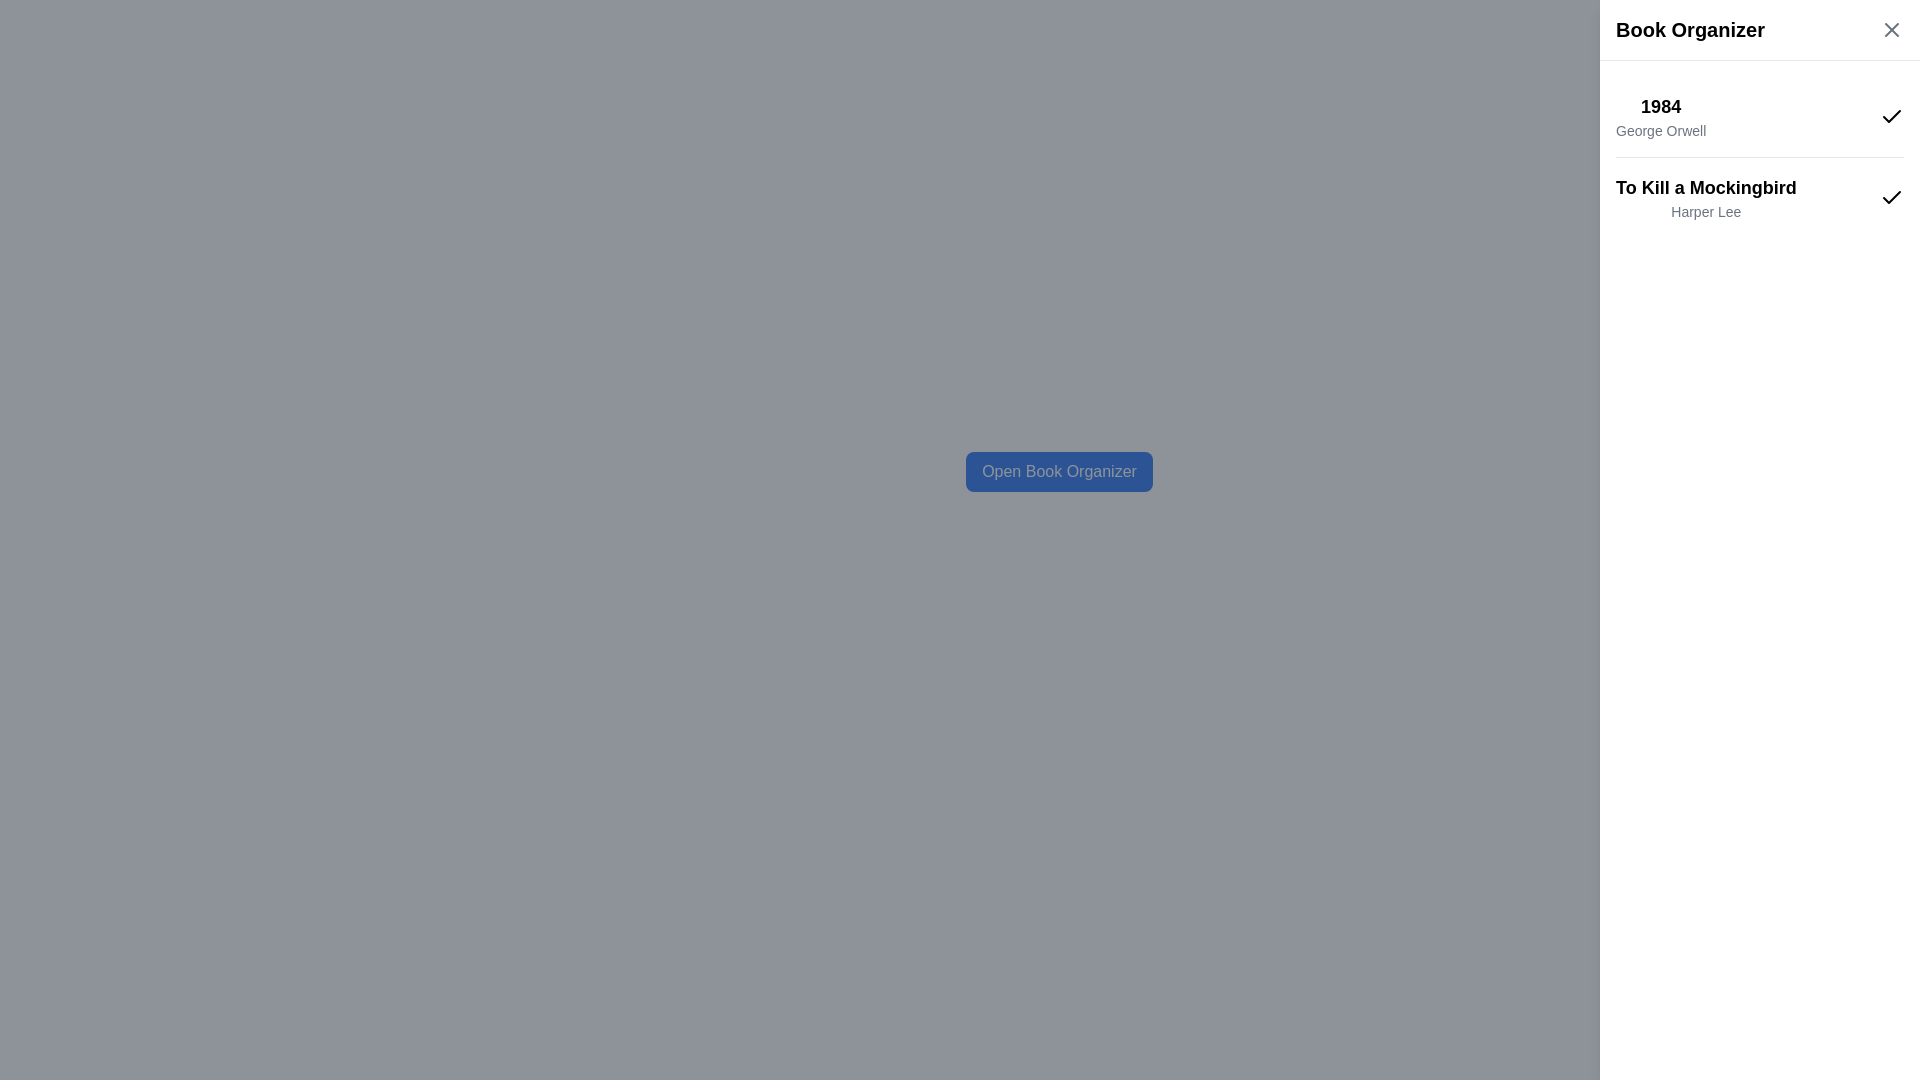  What do you see at coordinates (1890, 197) in the screenshot?
I see `the icon in the upper-right of the card for 'To Kill a Mockingbird'` at bounding box center [1890, 197].